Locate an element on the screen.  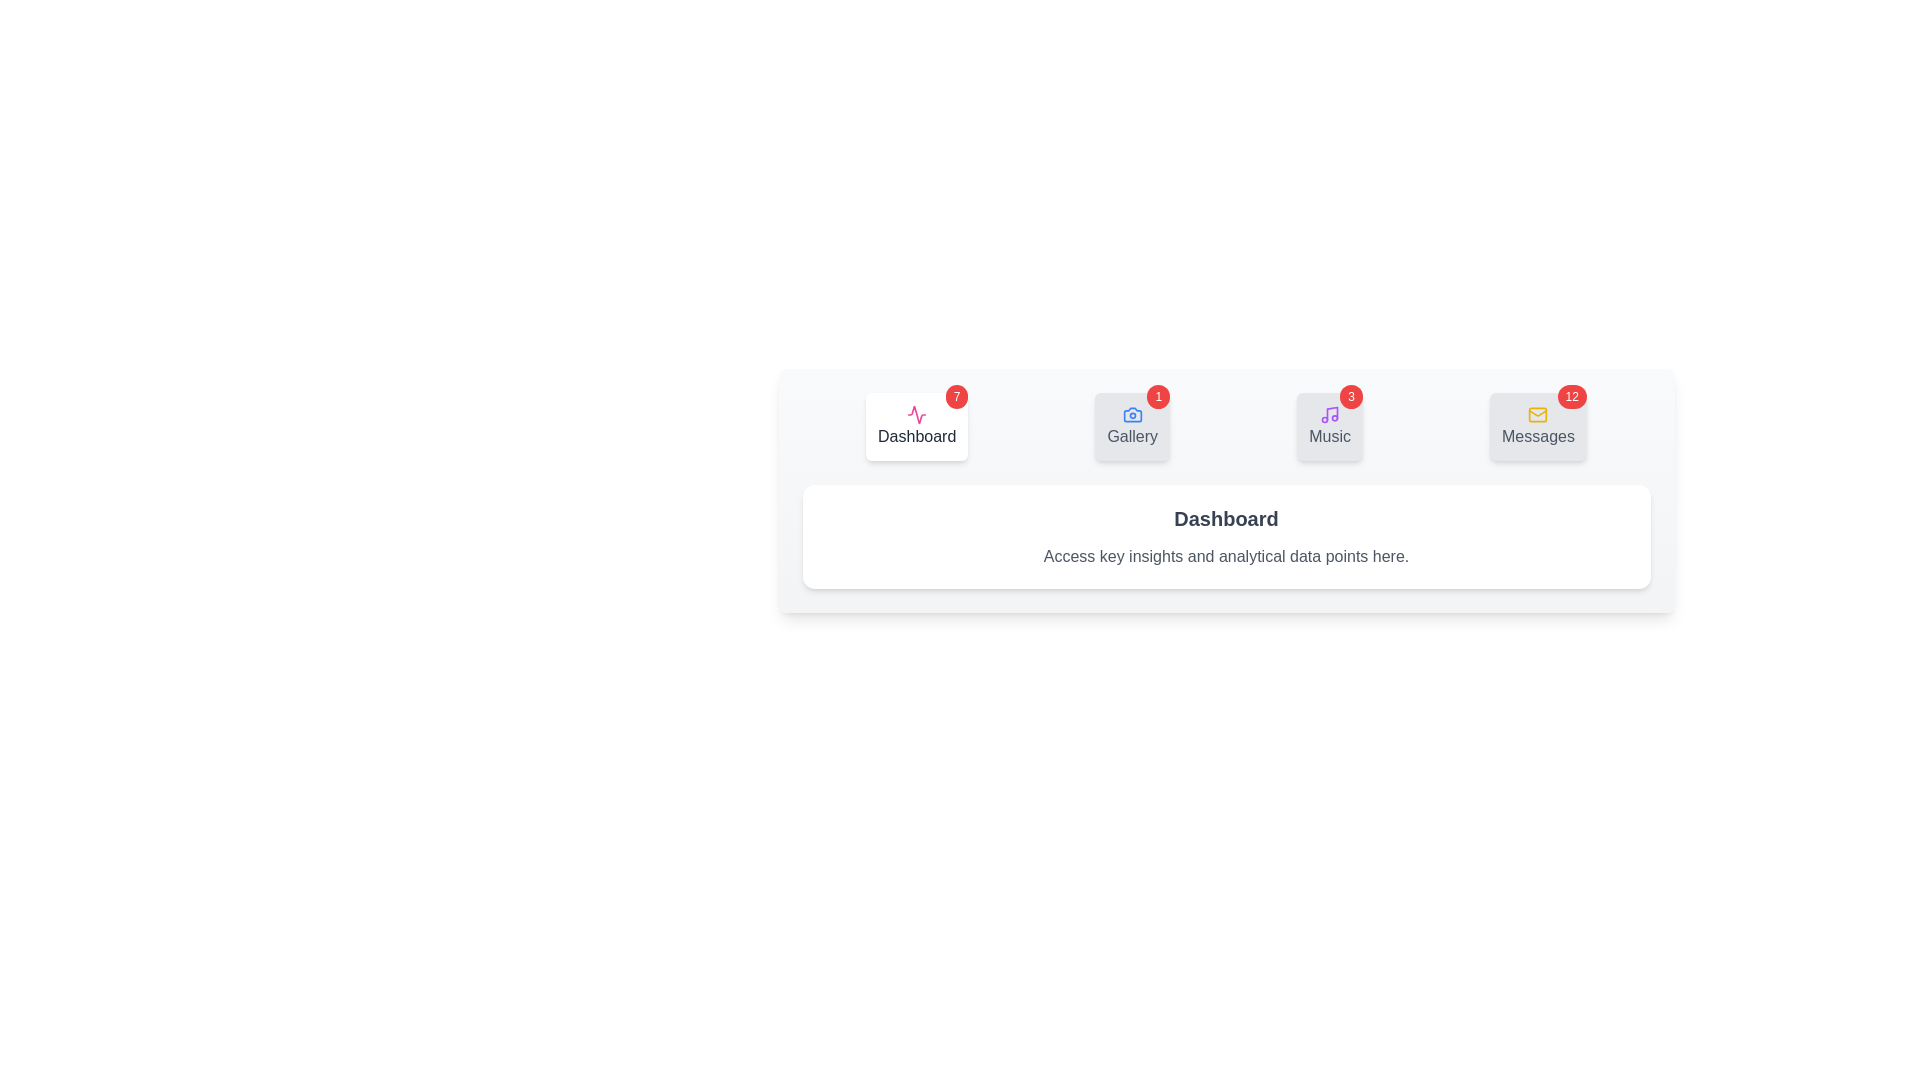
the tab labeled Dashboard is located at coordinates (916, 426).